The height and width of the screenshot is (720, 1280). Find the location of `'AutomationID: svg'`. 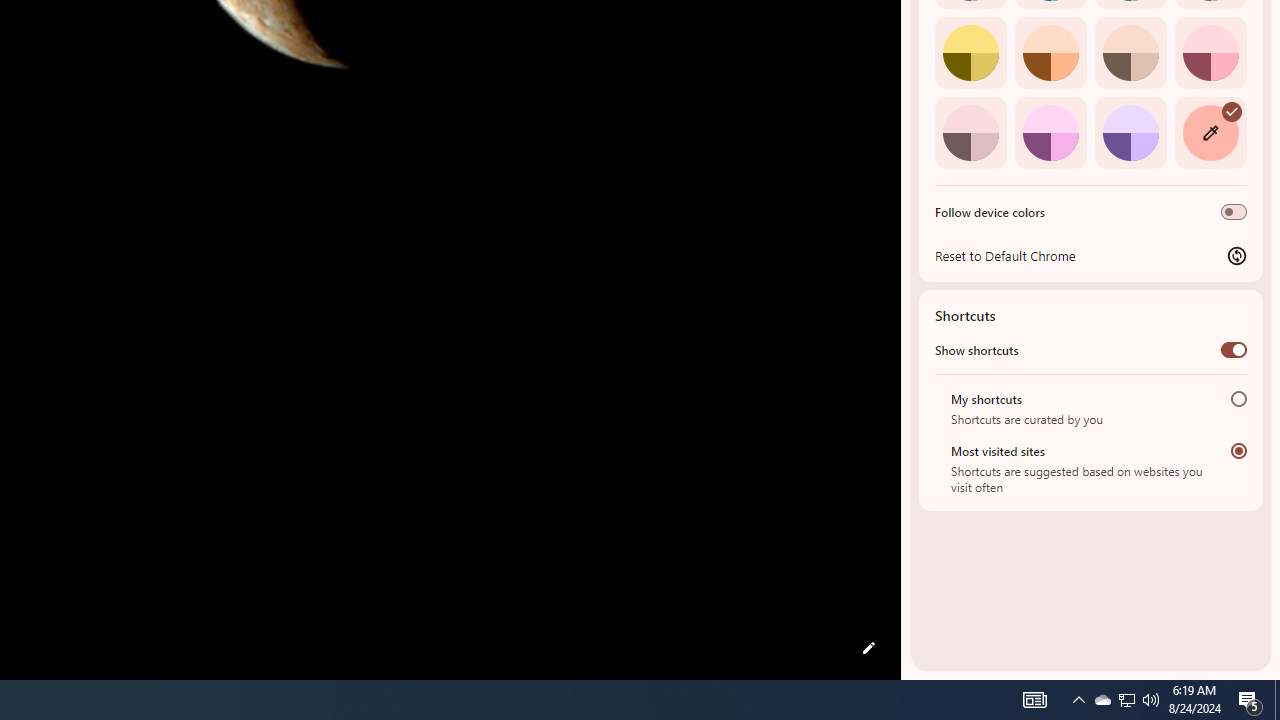

'AutomationID: svg' is located at coordinates (1231, 111).